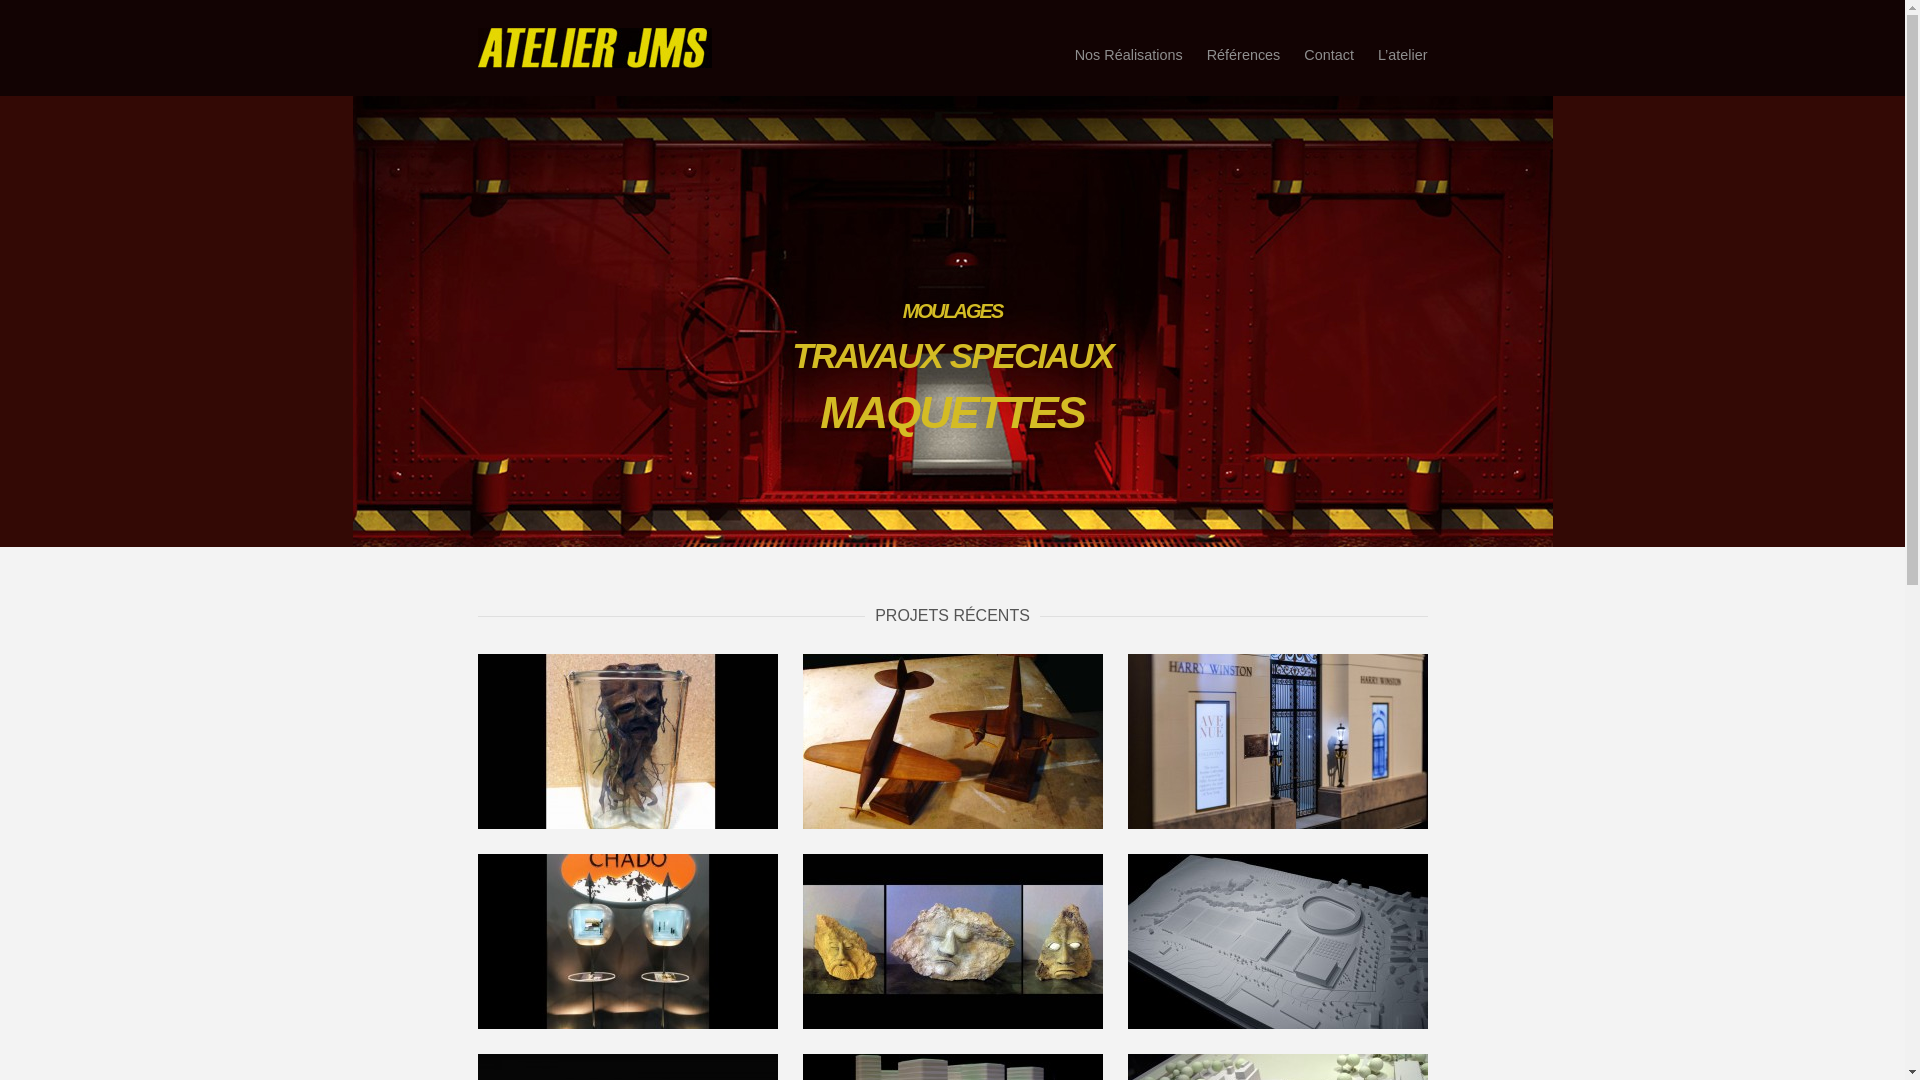 The width and height of the screenshot is (1920, 1080). Describe the element at coordinates (820, 411) in the screenshot. I see `'MAQUETTES'` at that location.